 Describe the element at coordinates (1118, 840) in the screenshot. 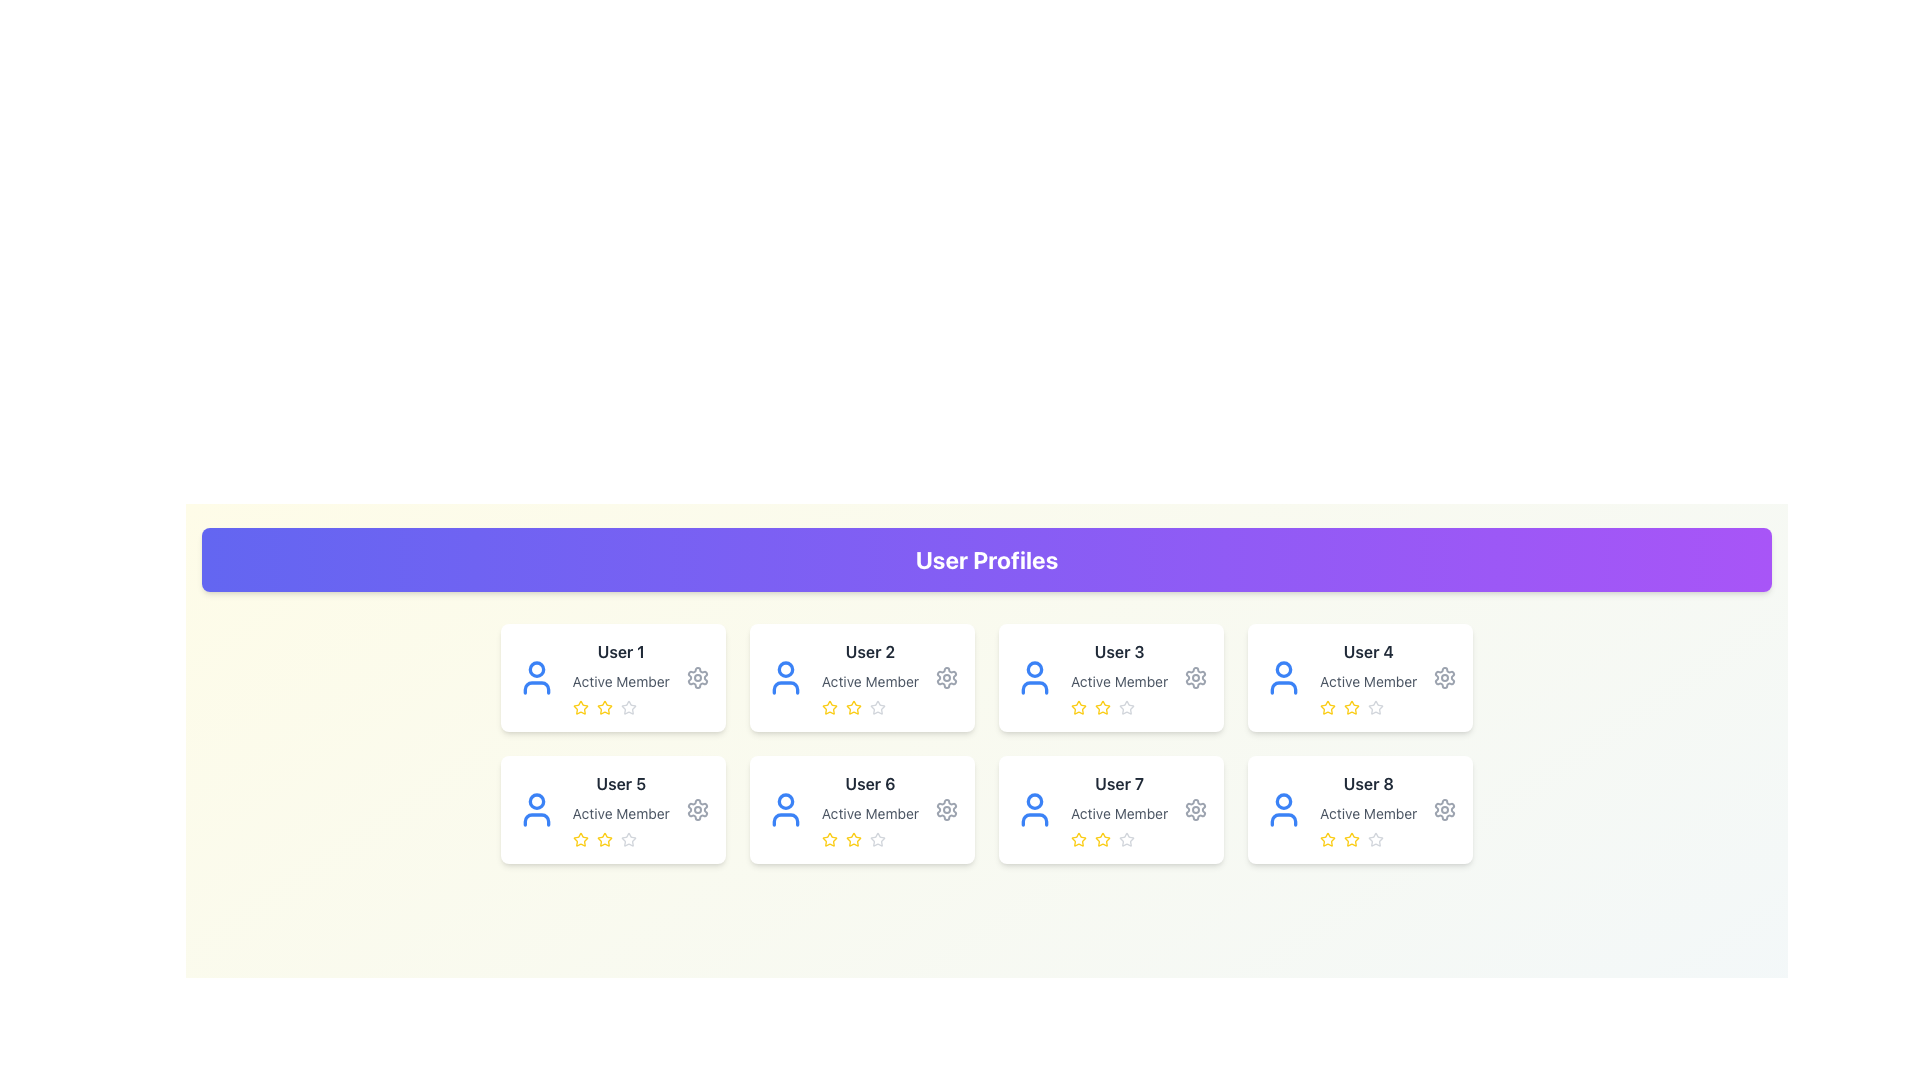

I see `the three-star rating indicator consisting of two yellow stars and one gray star in the 'User 7' card located in the last row, fourth column of the 'User Profiles' section` at that location.